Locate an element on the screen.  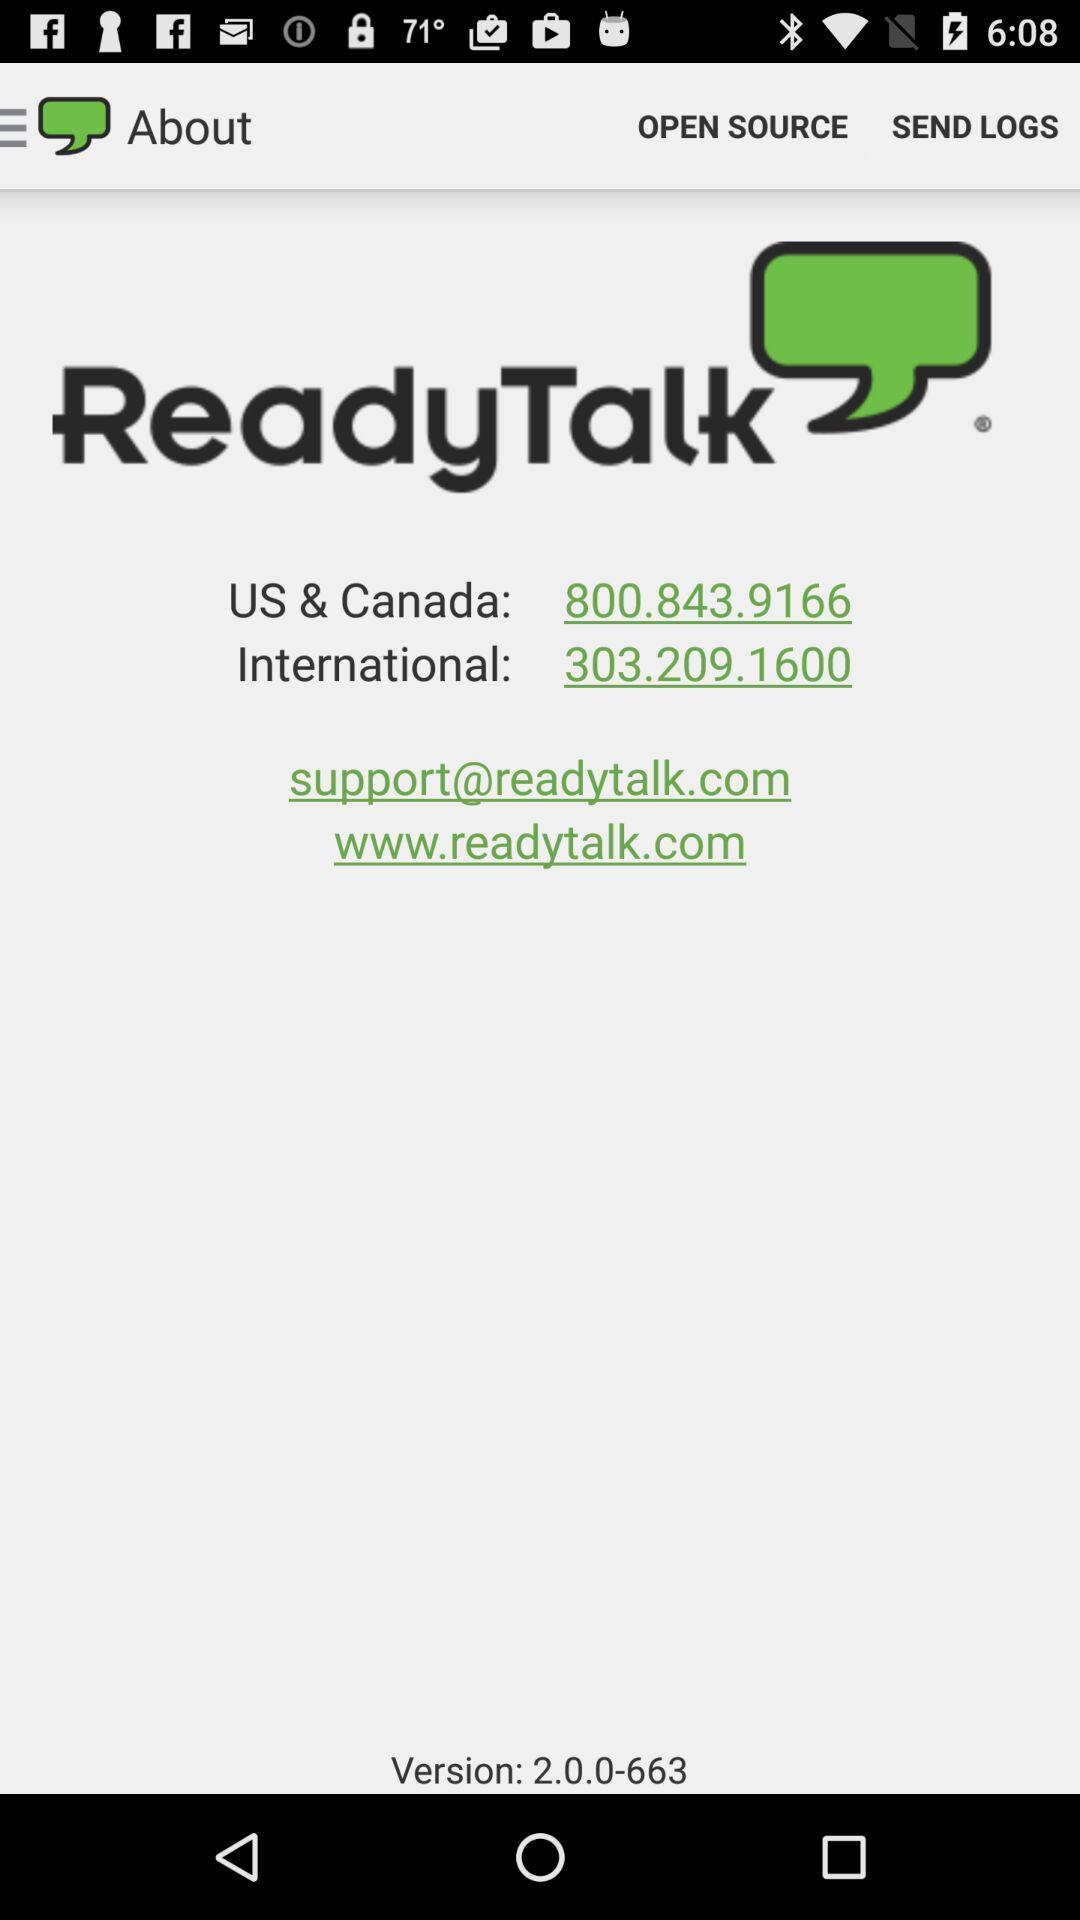
the icon next to the send logs icon is located at coordinates (742, 124).